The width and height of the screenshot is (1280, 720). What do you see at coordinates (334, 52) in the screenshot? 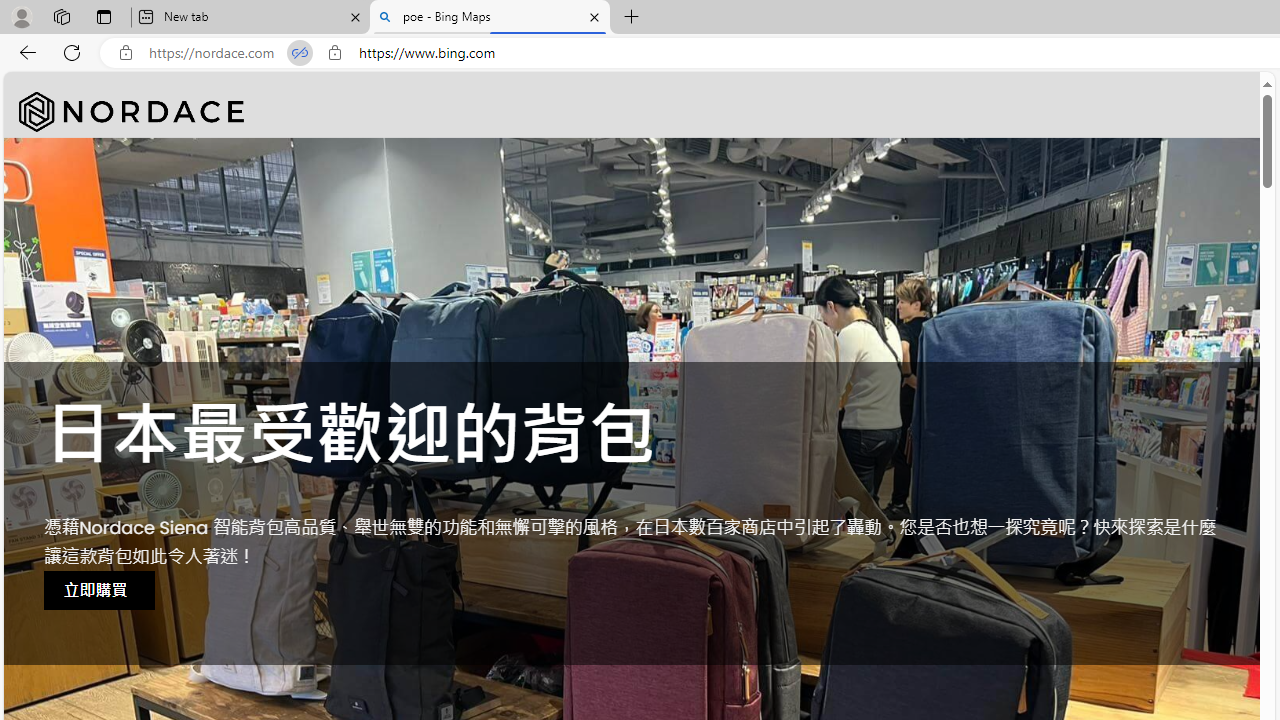
I see `'View site information'` at bounding box center [334, 52].